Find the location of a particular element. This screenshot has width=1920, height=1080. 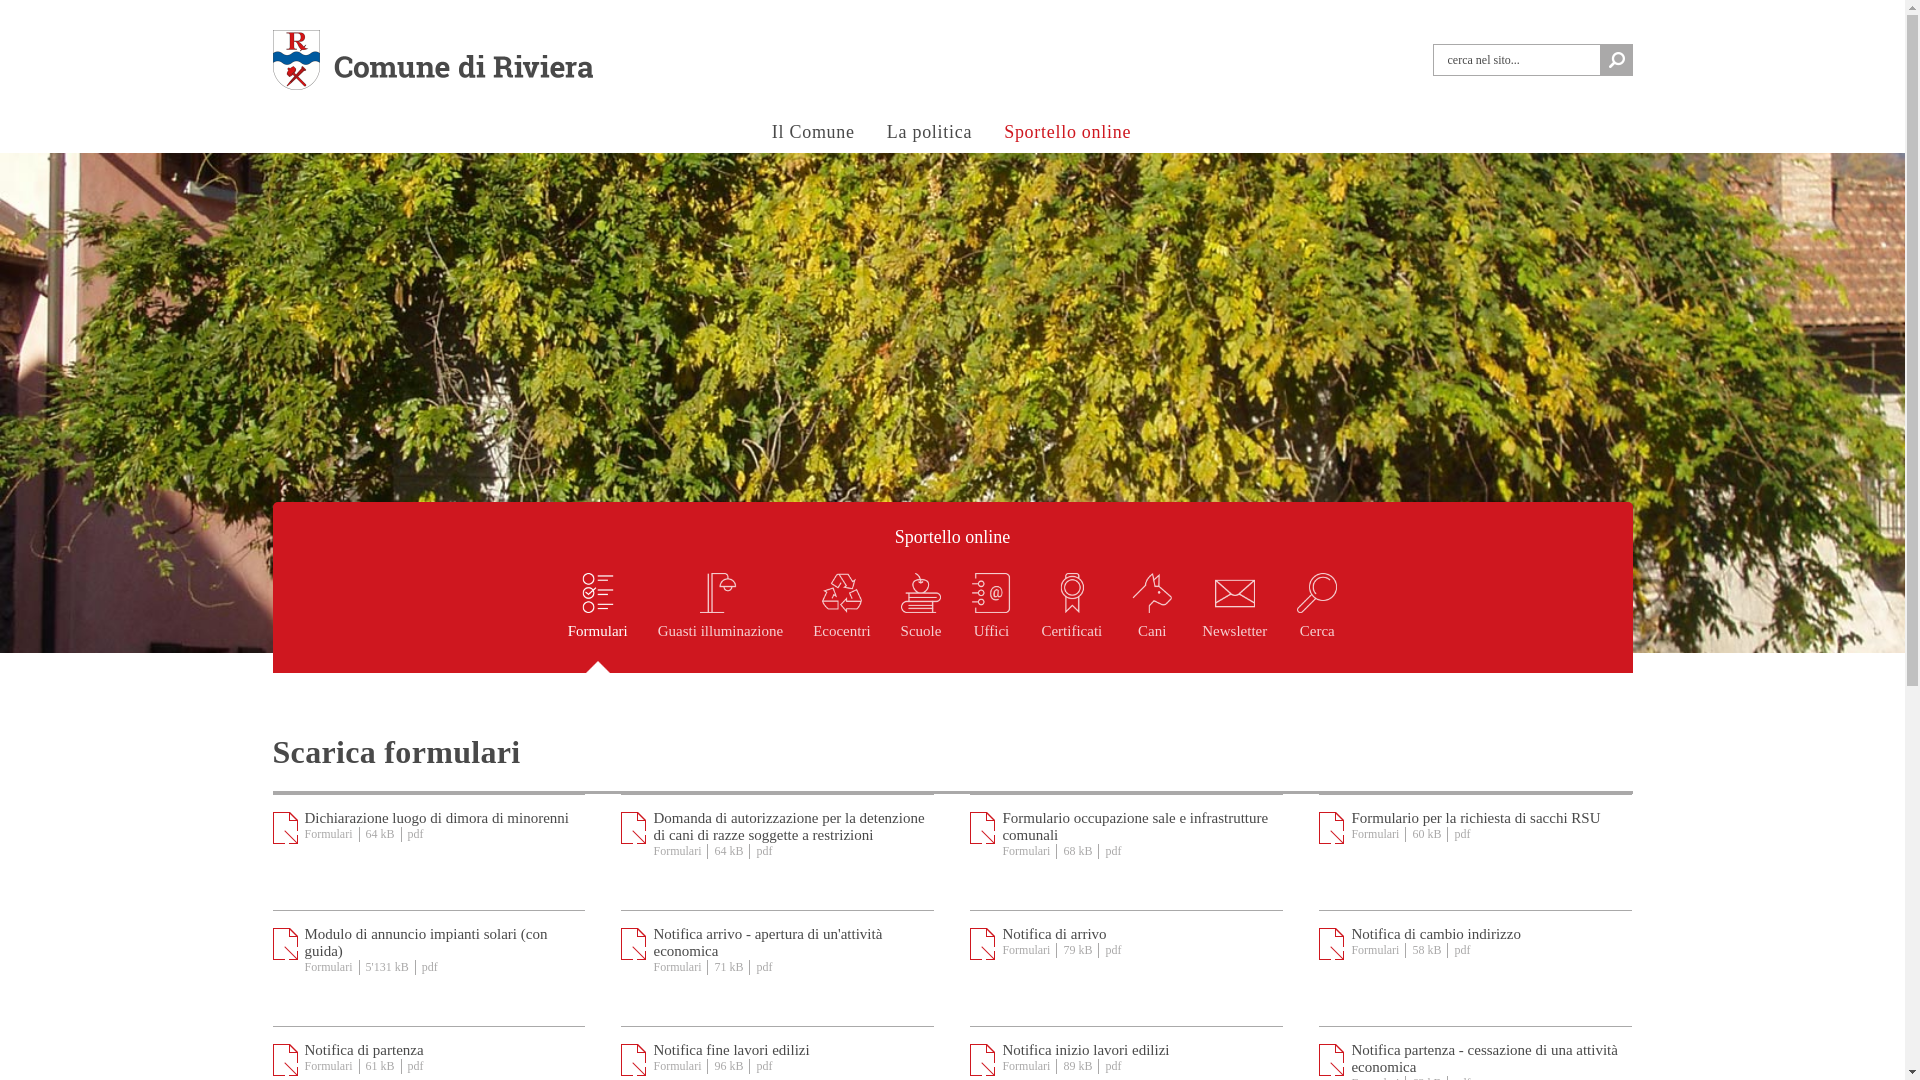

' ' is located at coordinates (1616, 59).